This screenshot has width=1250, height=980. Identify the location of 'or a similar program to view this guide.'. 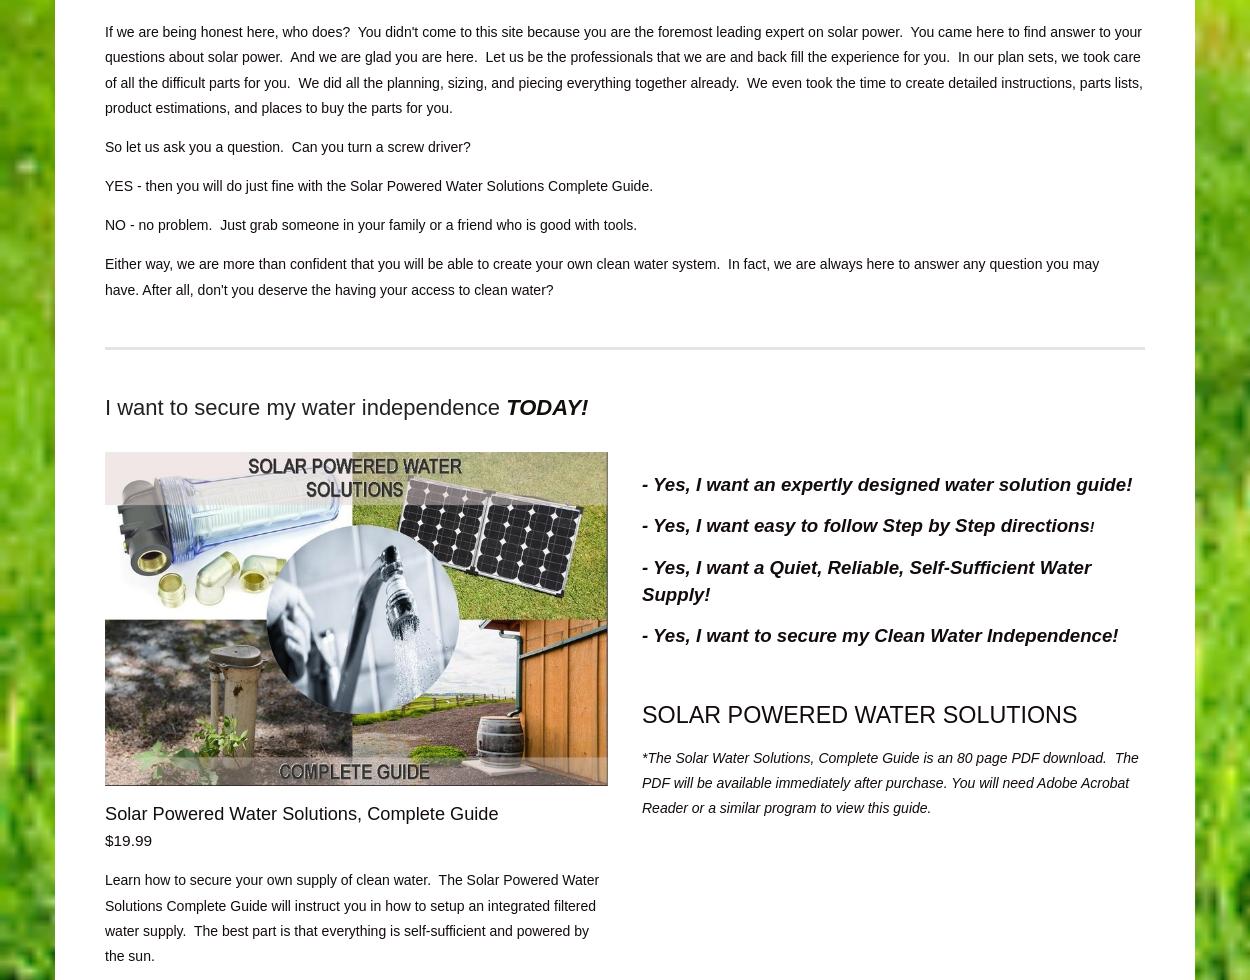
(687, 807).